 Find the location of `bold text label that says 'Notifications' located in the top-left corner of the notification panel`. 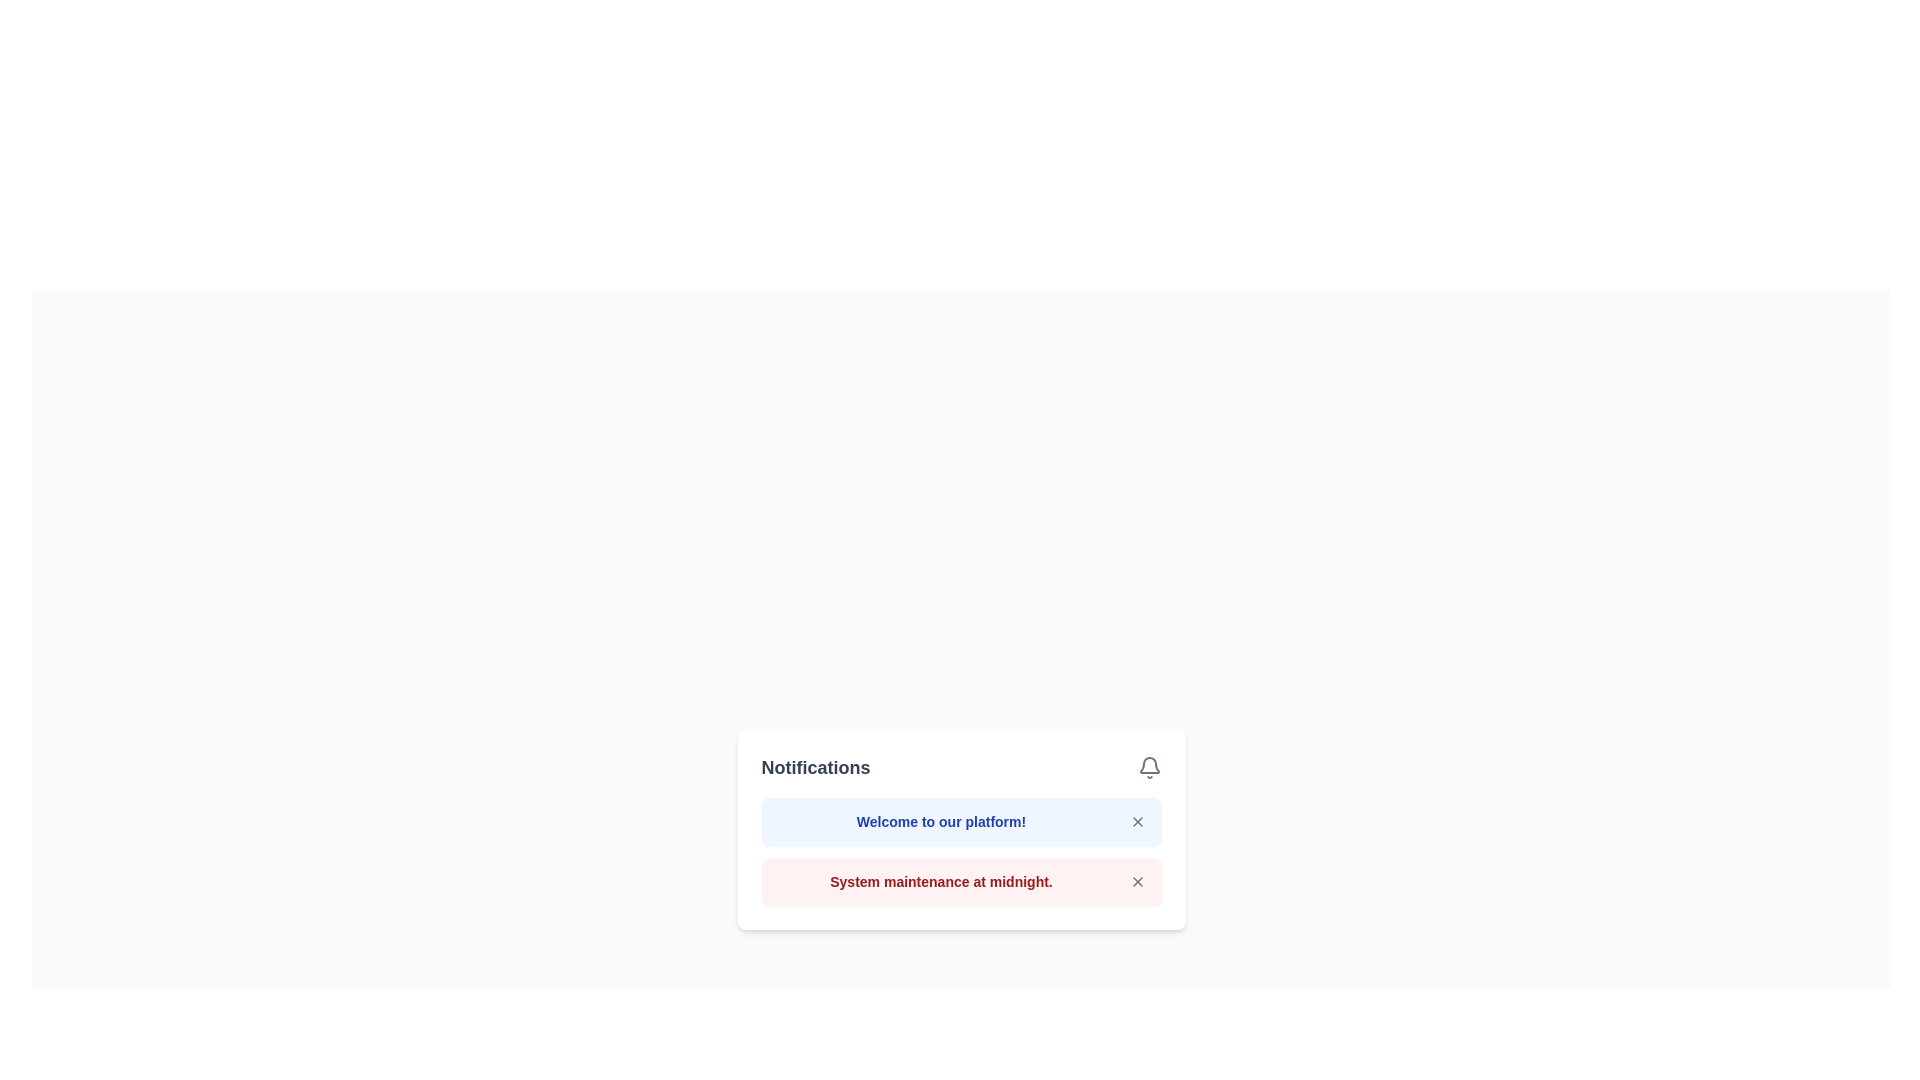

bold text label that says 'Notifications' located in the top-left corner of the notification panel is located at coordinates (816, 766).